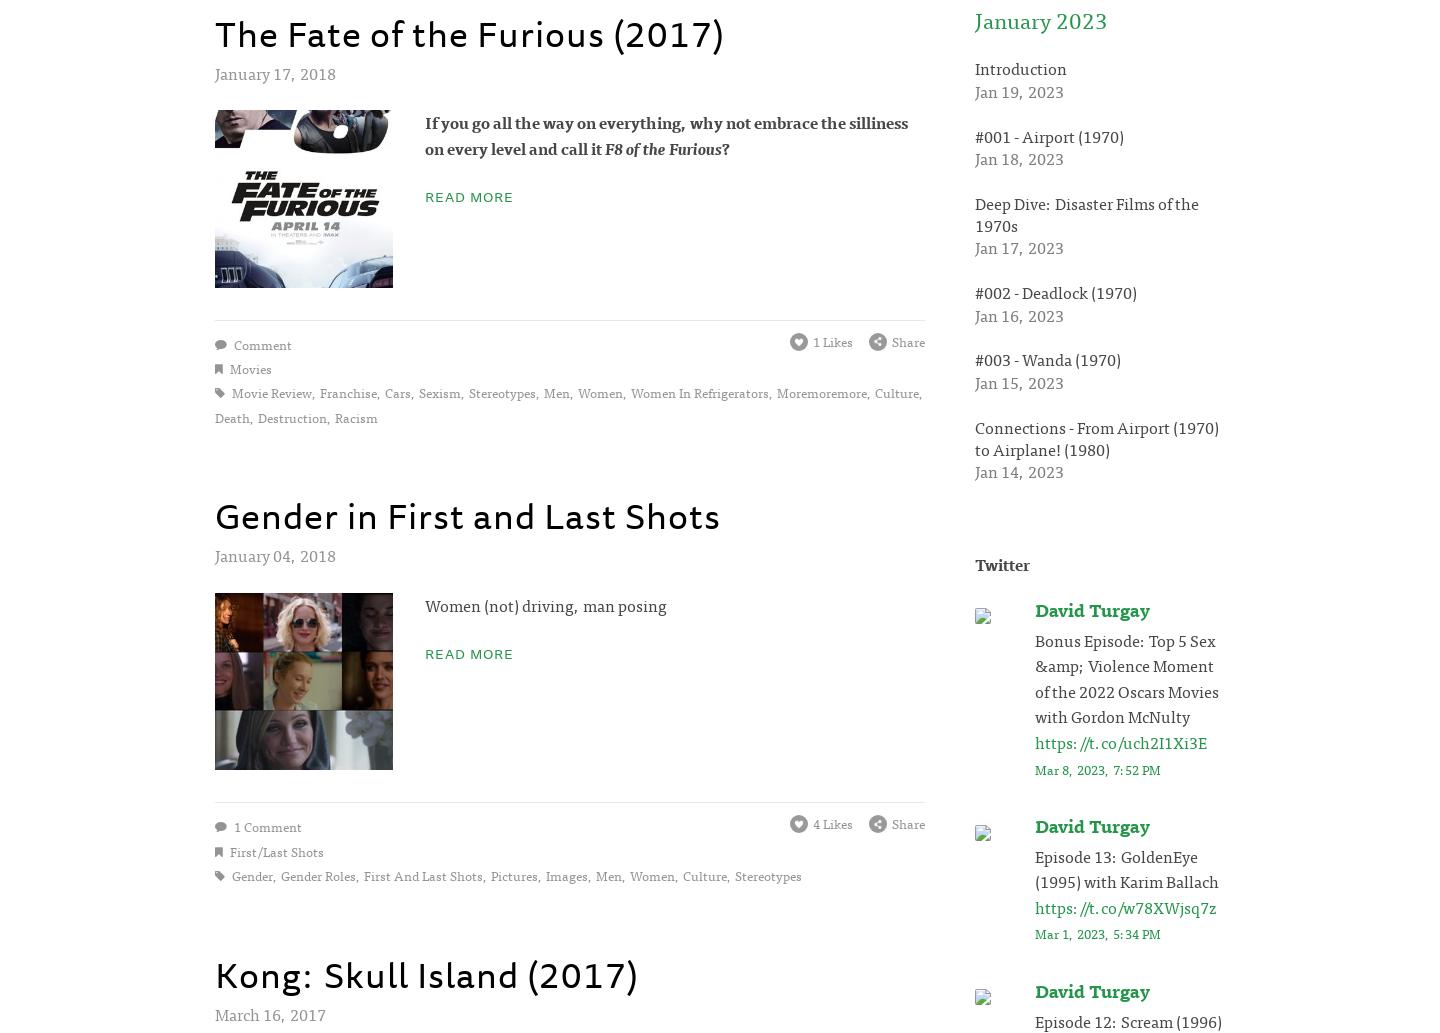  What do you see at coordinates (1097, 768) in the screenshot?
I see `'Mar 8, 2023, 7:52 PM'` at bounding box center [1097, 768].